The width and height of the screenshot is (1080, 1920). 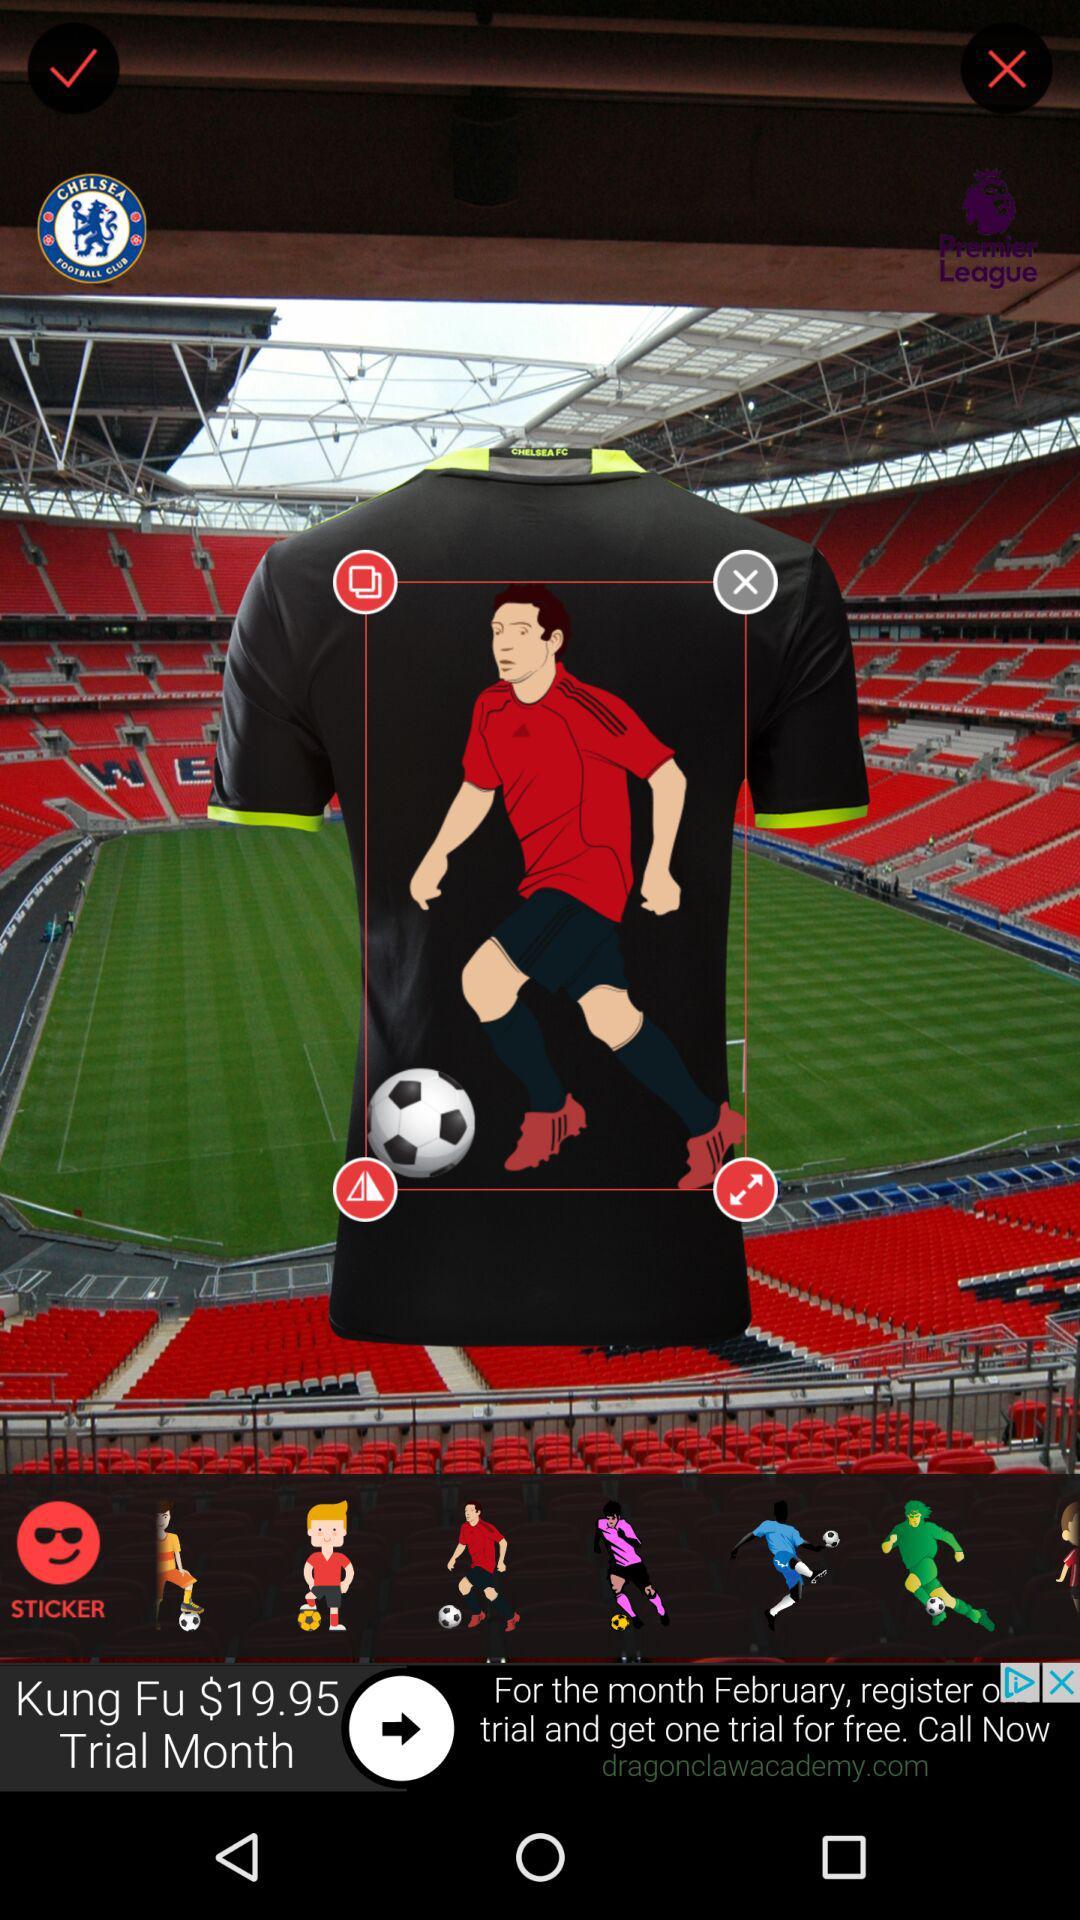 I want to click on the check icon, so click(x=72, y=72).